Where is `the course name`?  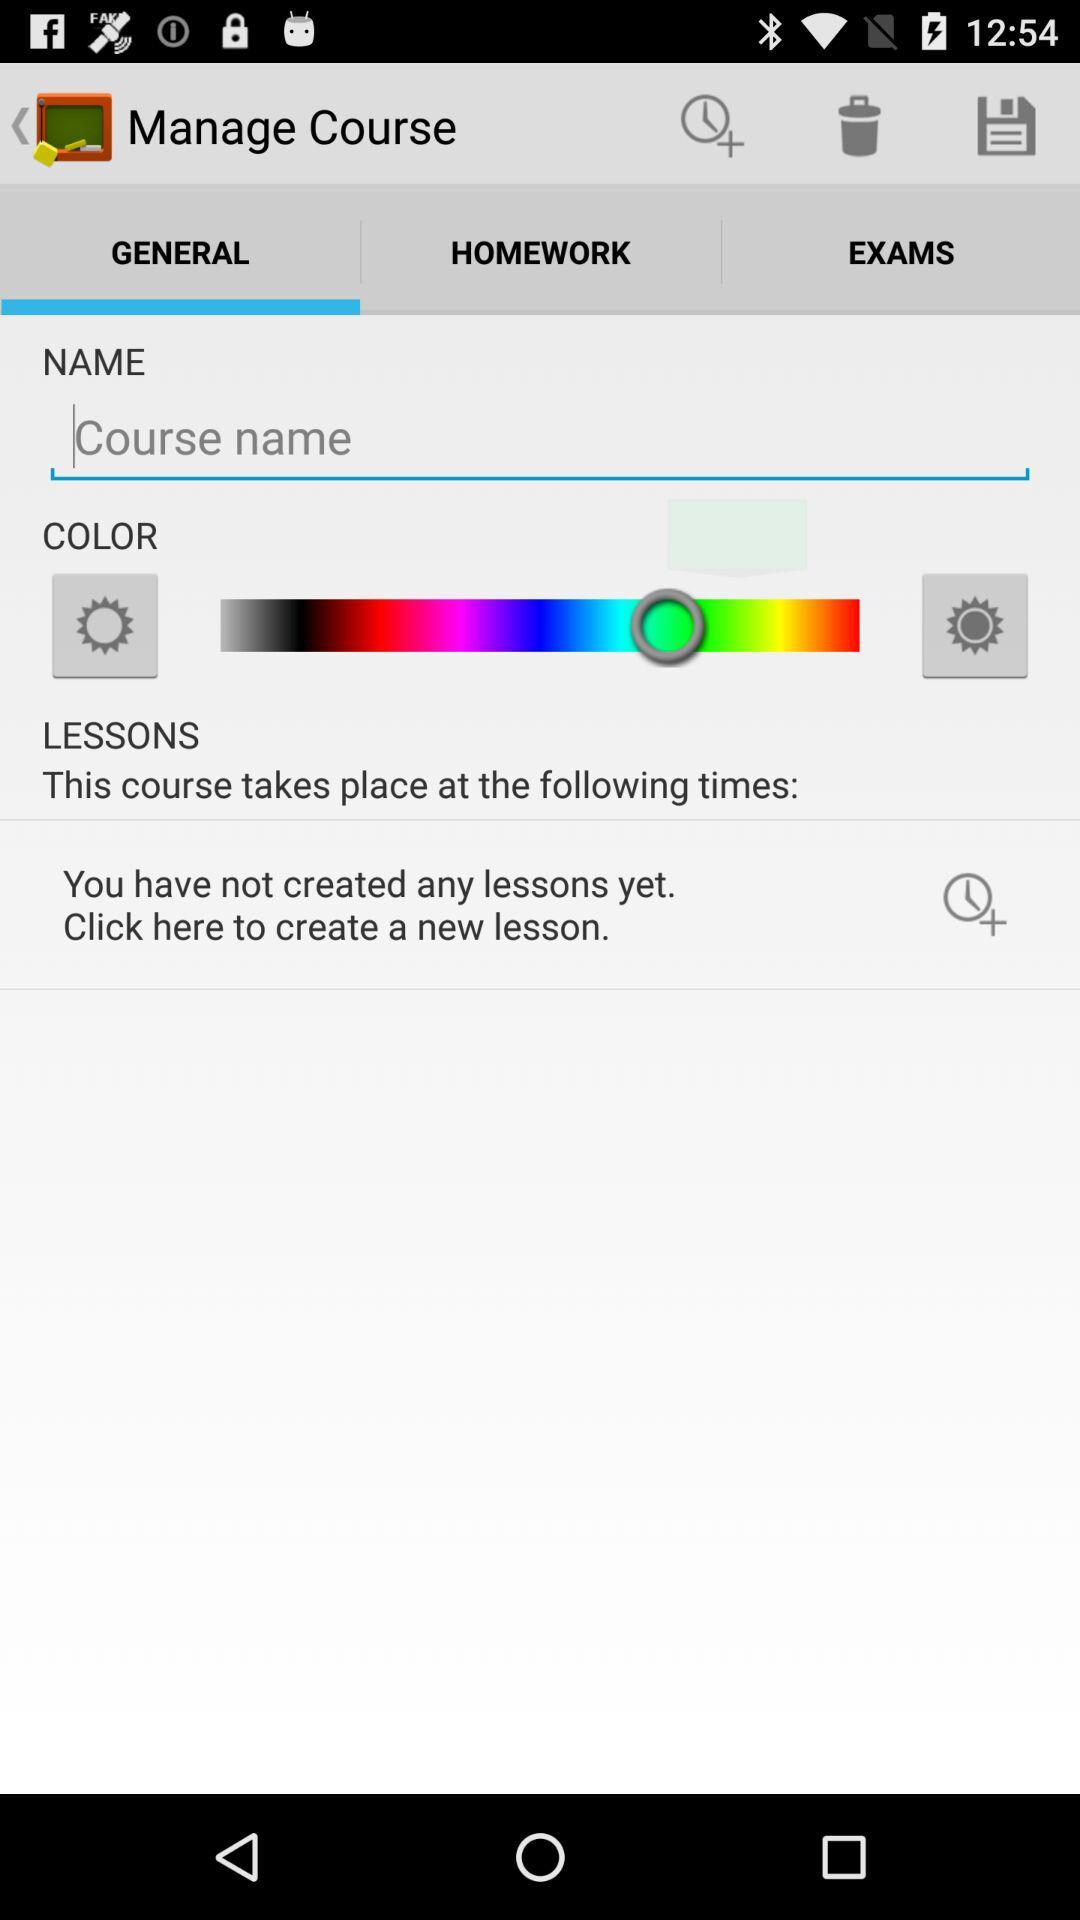 the course name is located at coordinates (540, 436).